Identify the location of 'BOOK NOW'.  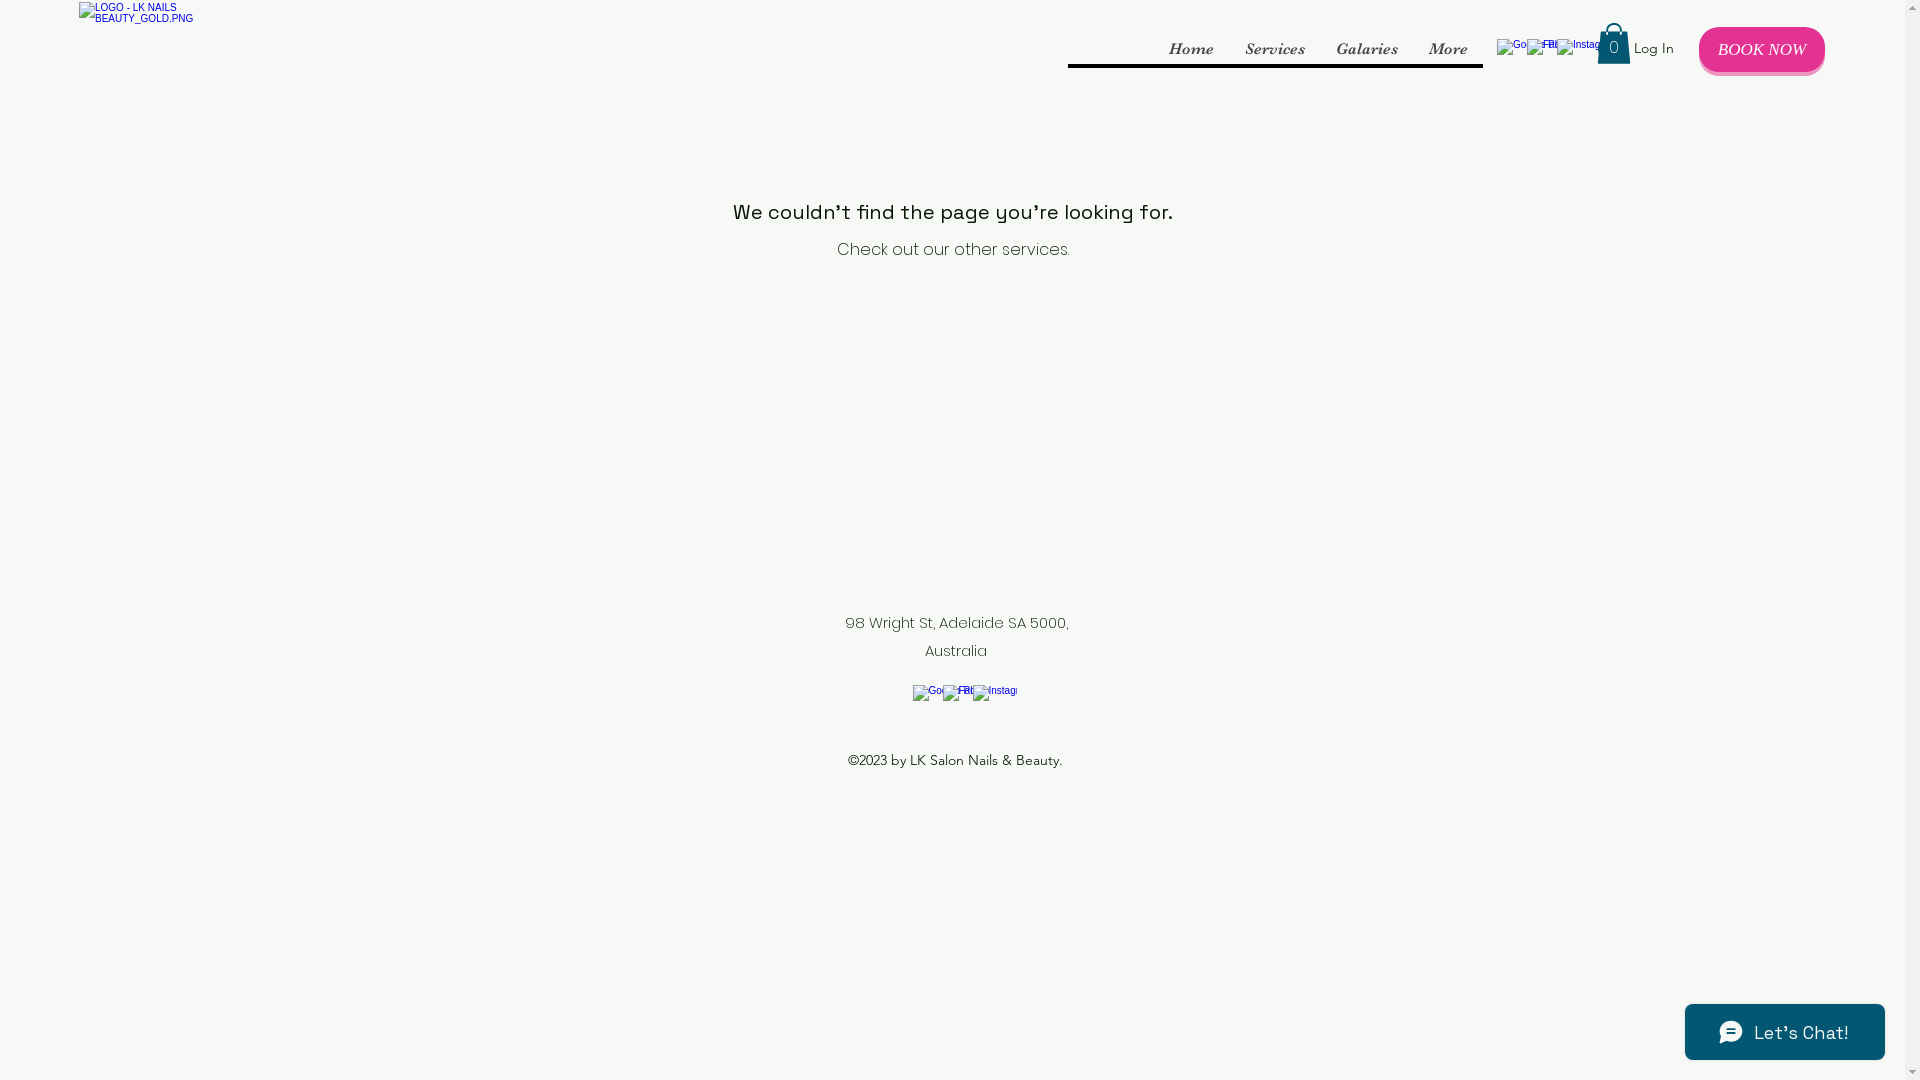
(1761, 48).